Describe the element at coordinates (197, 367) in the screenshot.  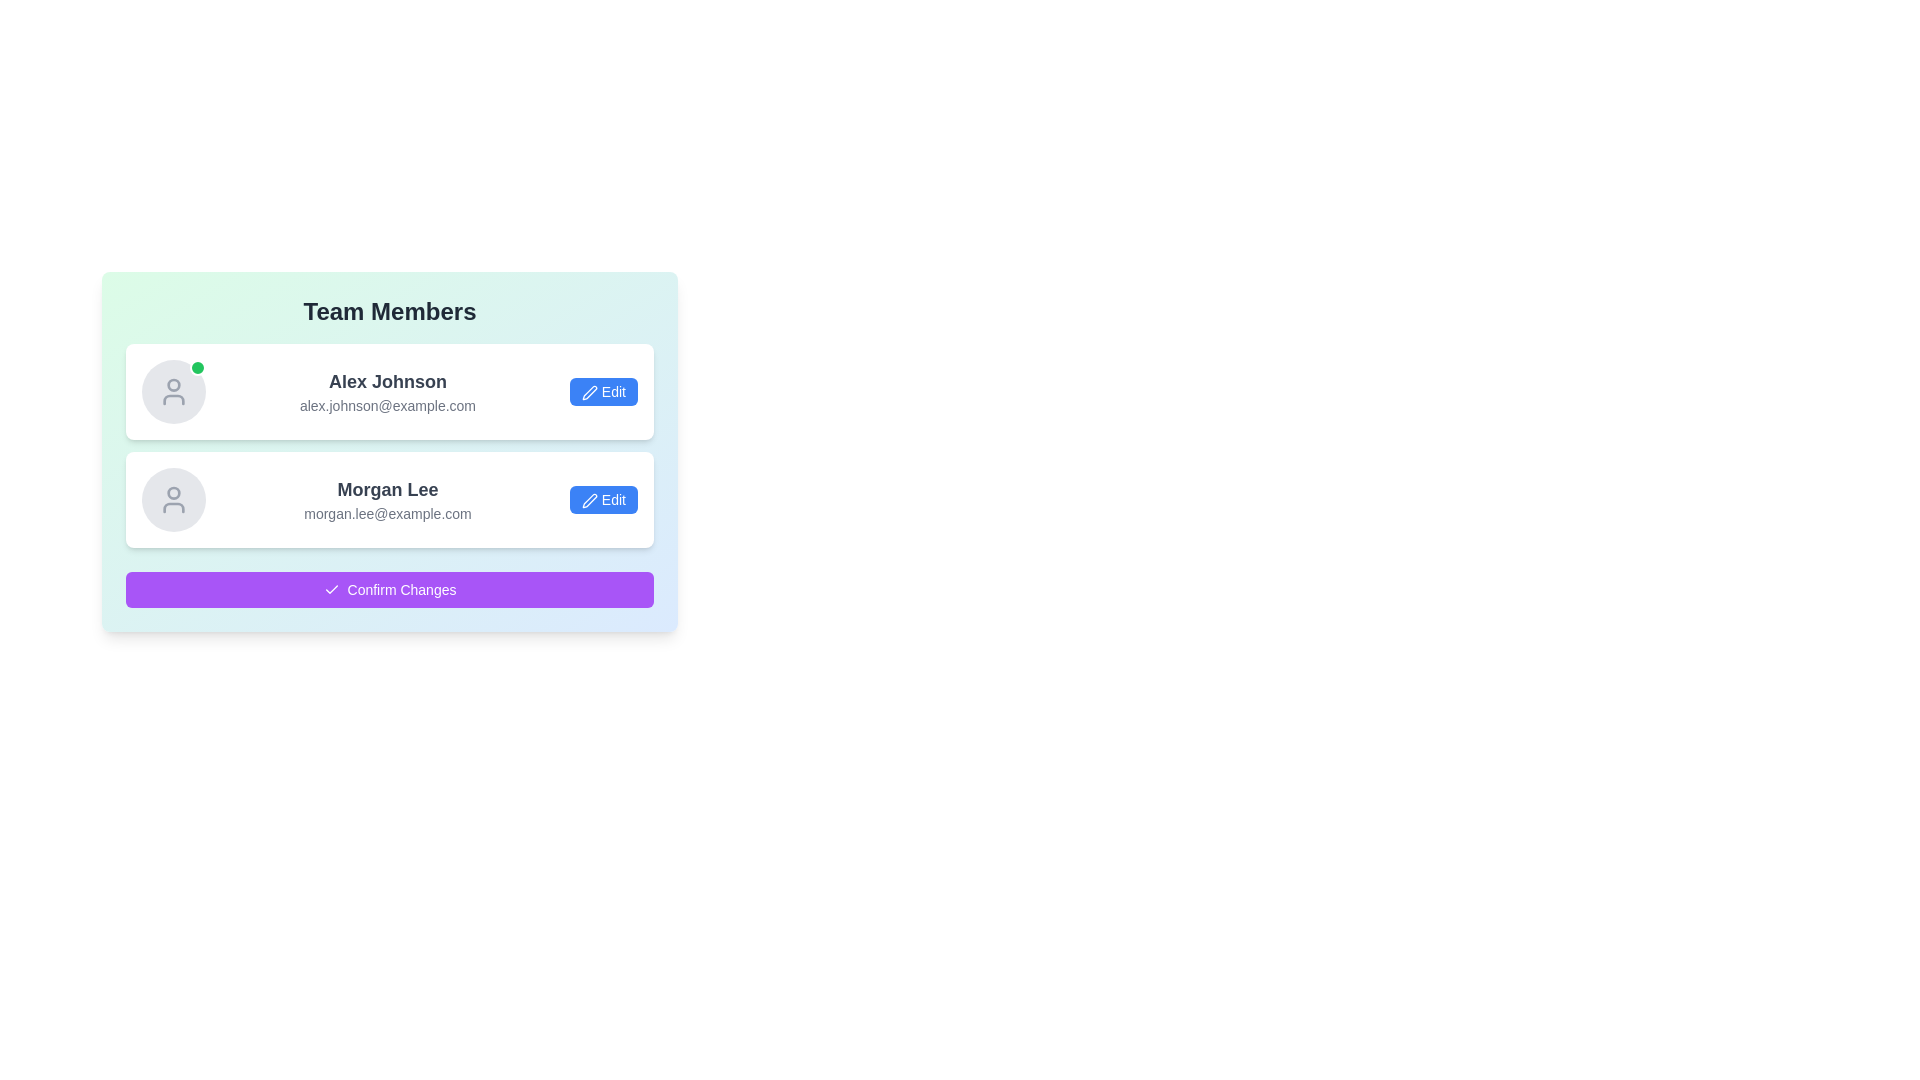
I see `the small green circular status indicator located at the top-right corner of the user profile picture for Alex Johnson` at that location.